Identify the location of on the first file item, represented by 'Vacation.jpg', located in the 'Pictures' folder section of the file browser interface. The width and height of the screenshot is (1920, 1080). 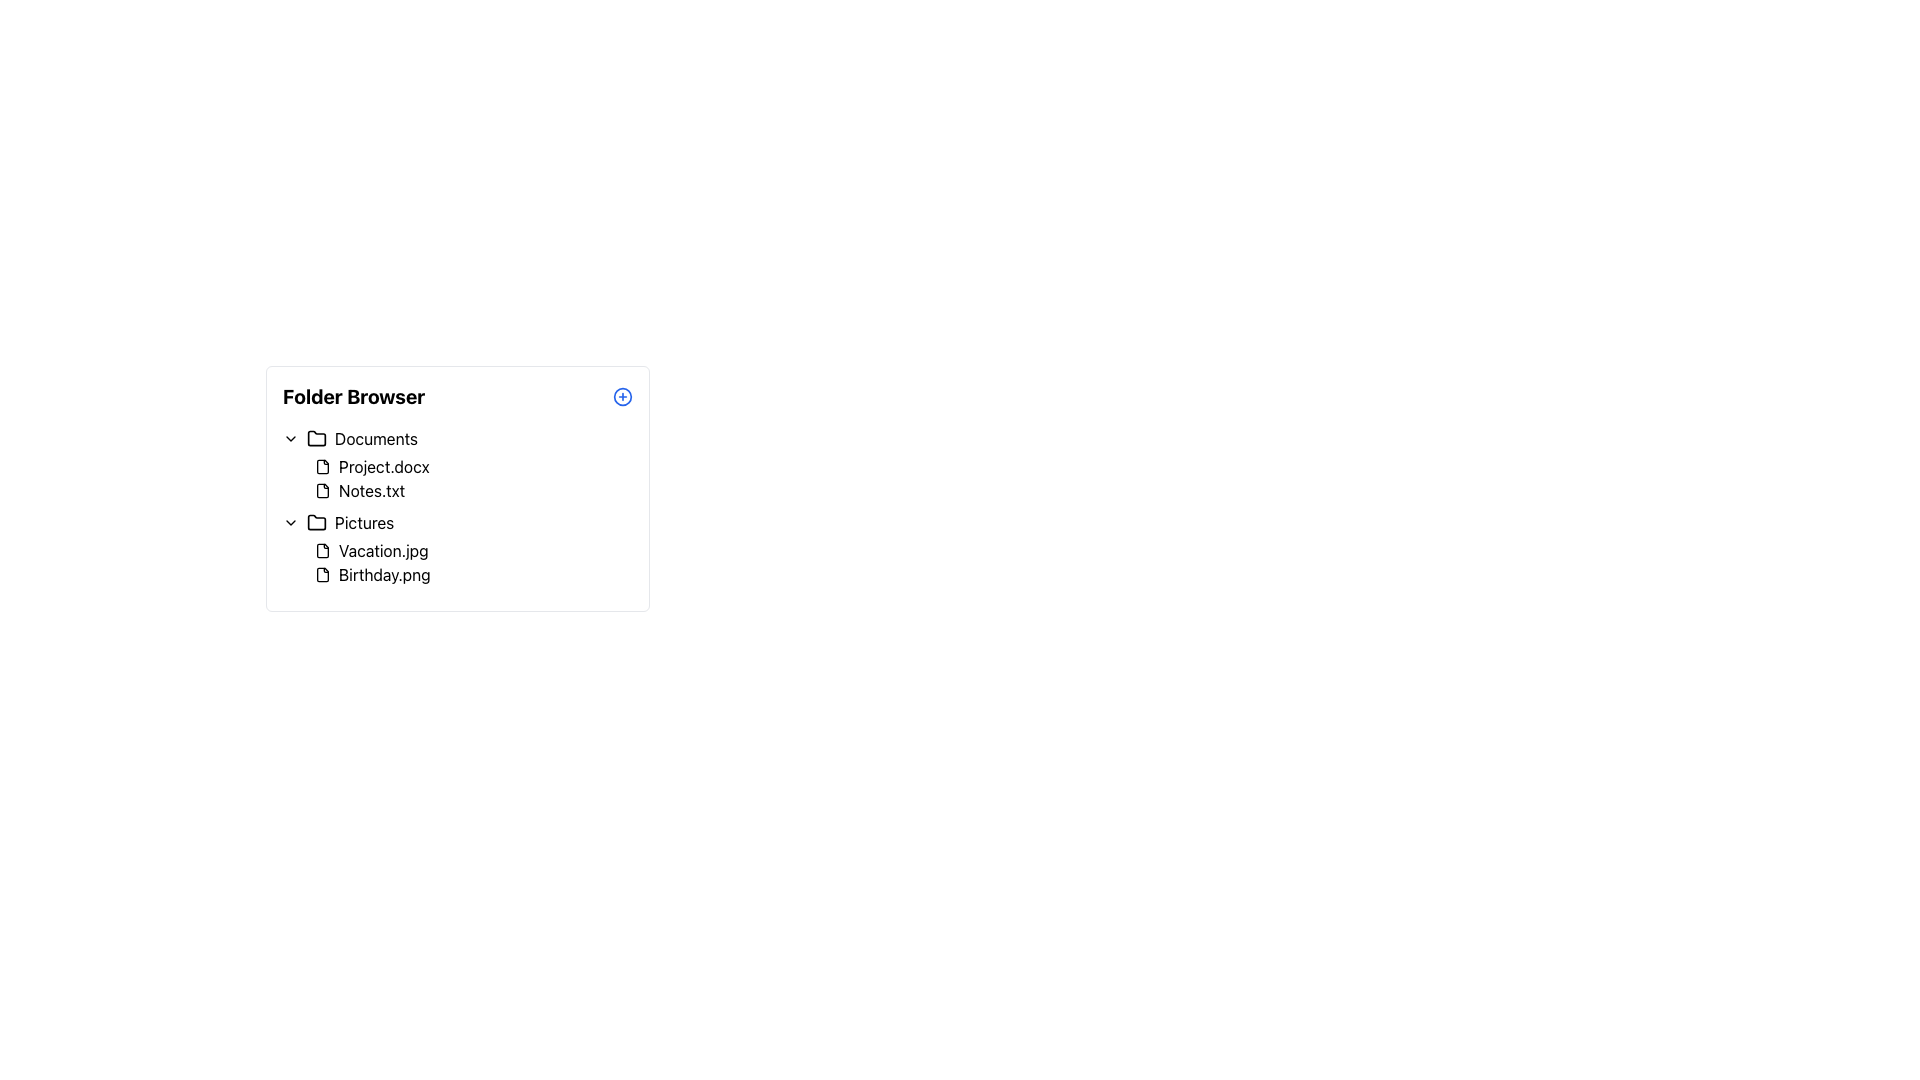
(469, 563).